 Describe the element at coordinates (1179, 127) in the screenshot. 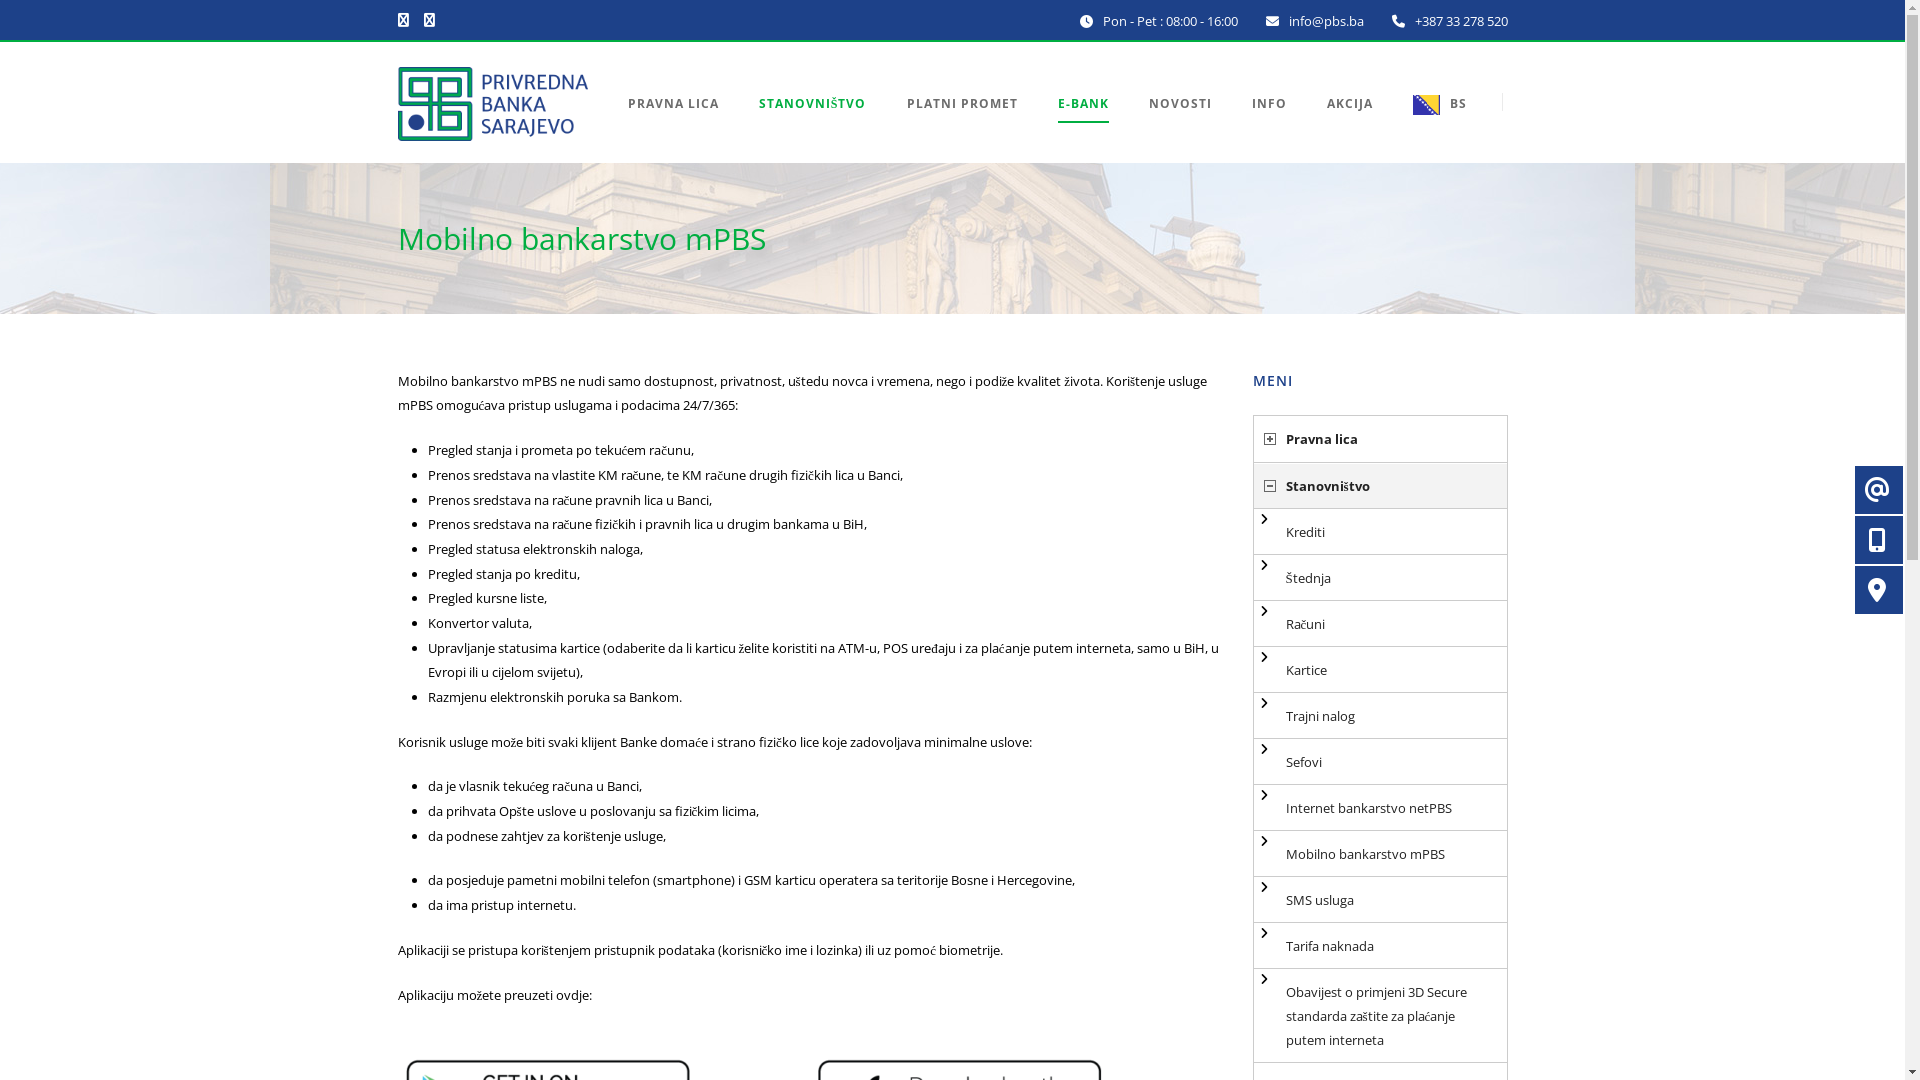

I see `'NOVOSTI'` at that location.